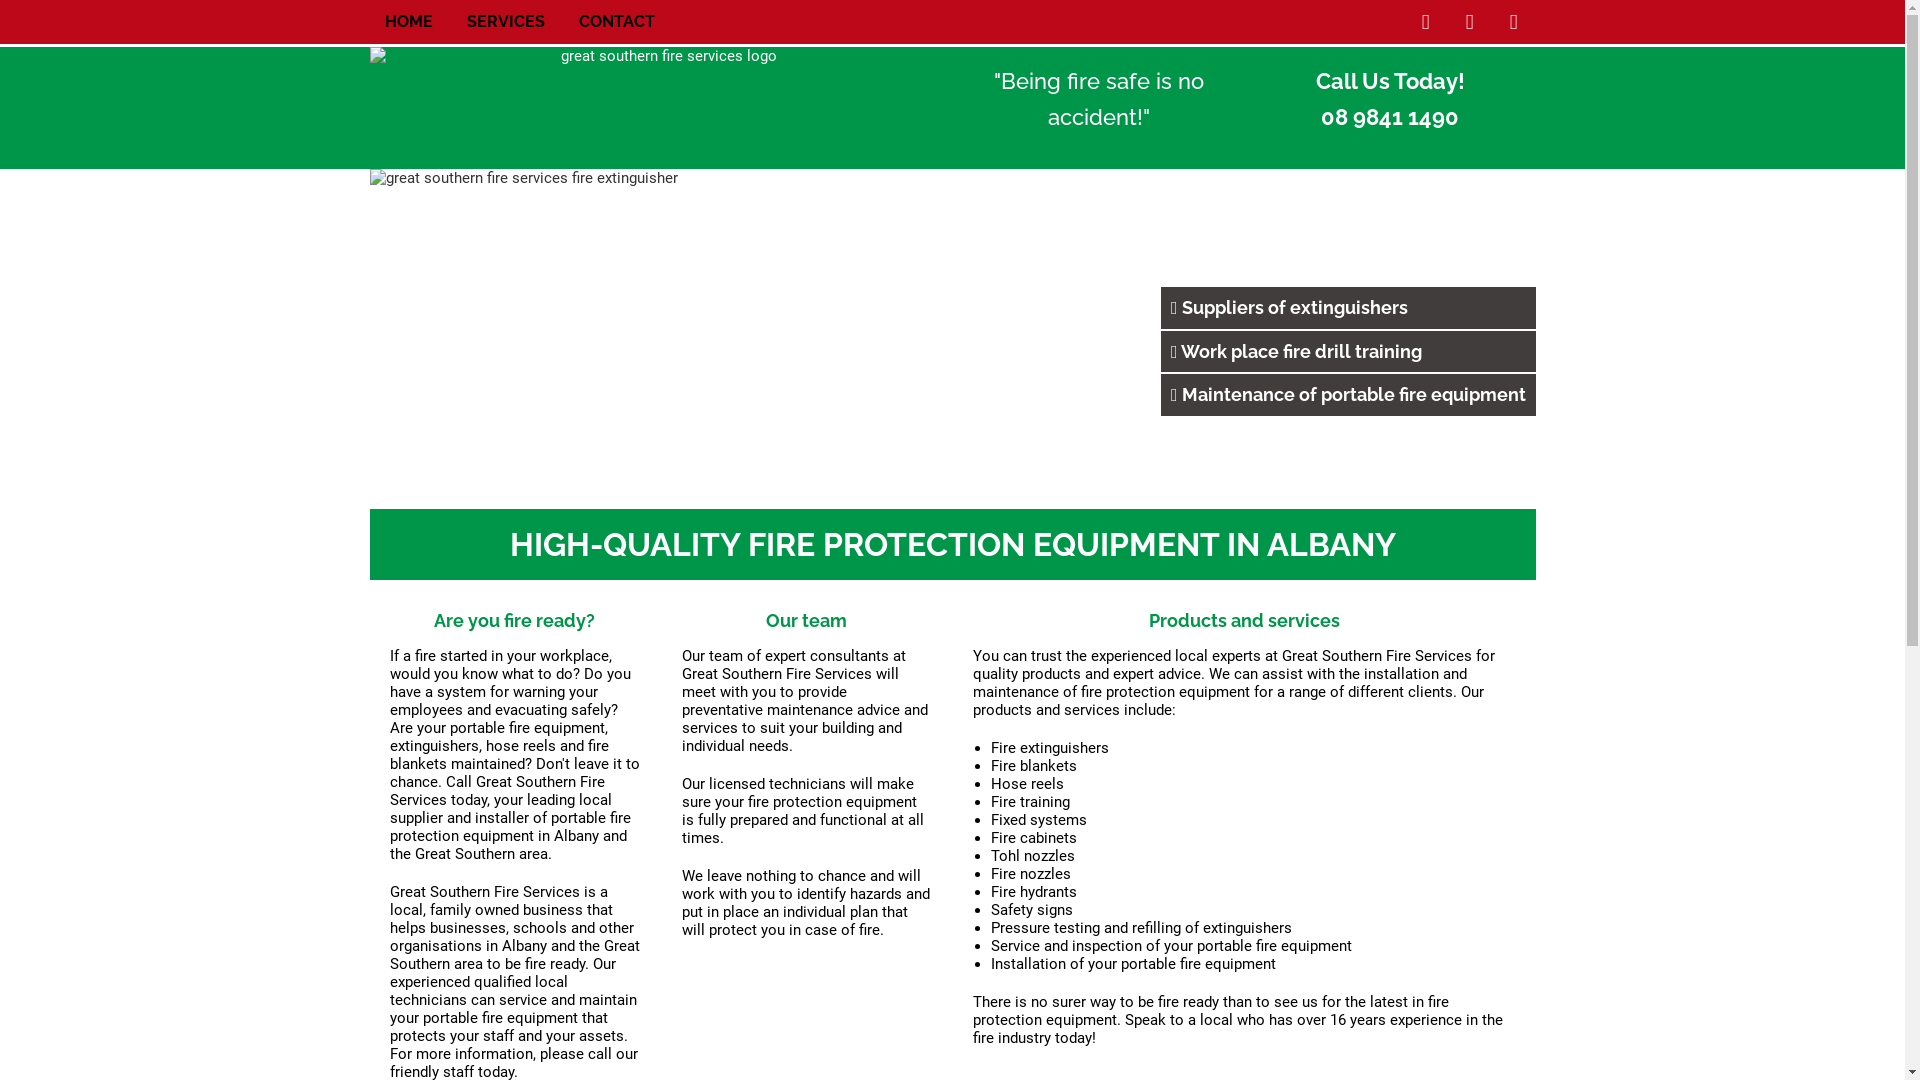 This screenshot has height=1080, width=1920. Describe the element at coordinates (614, 22) in the screenshot. I see `'CONTACT'` at that location.